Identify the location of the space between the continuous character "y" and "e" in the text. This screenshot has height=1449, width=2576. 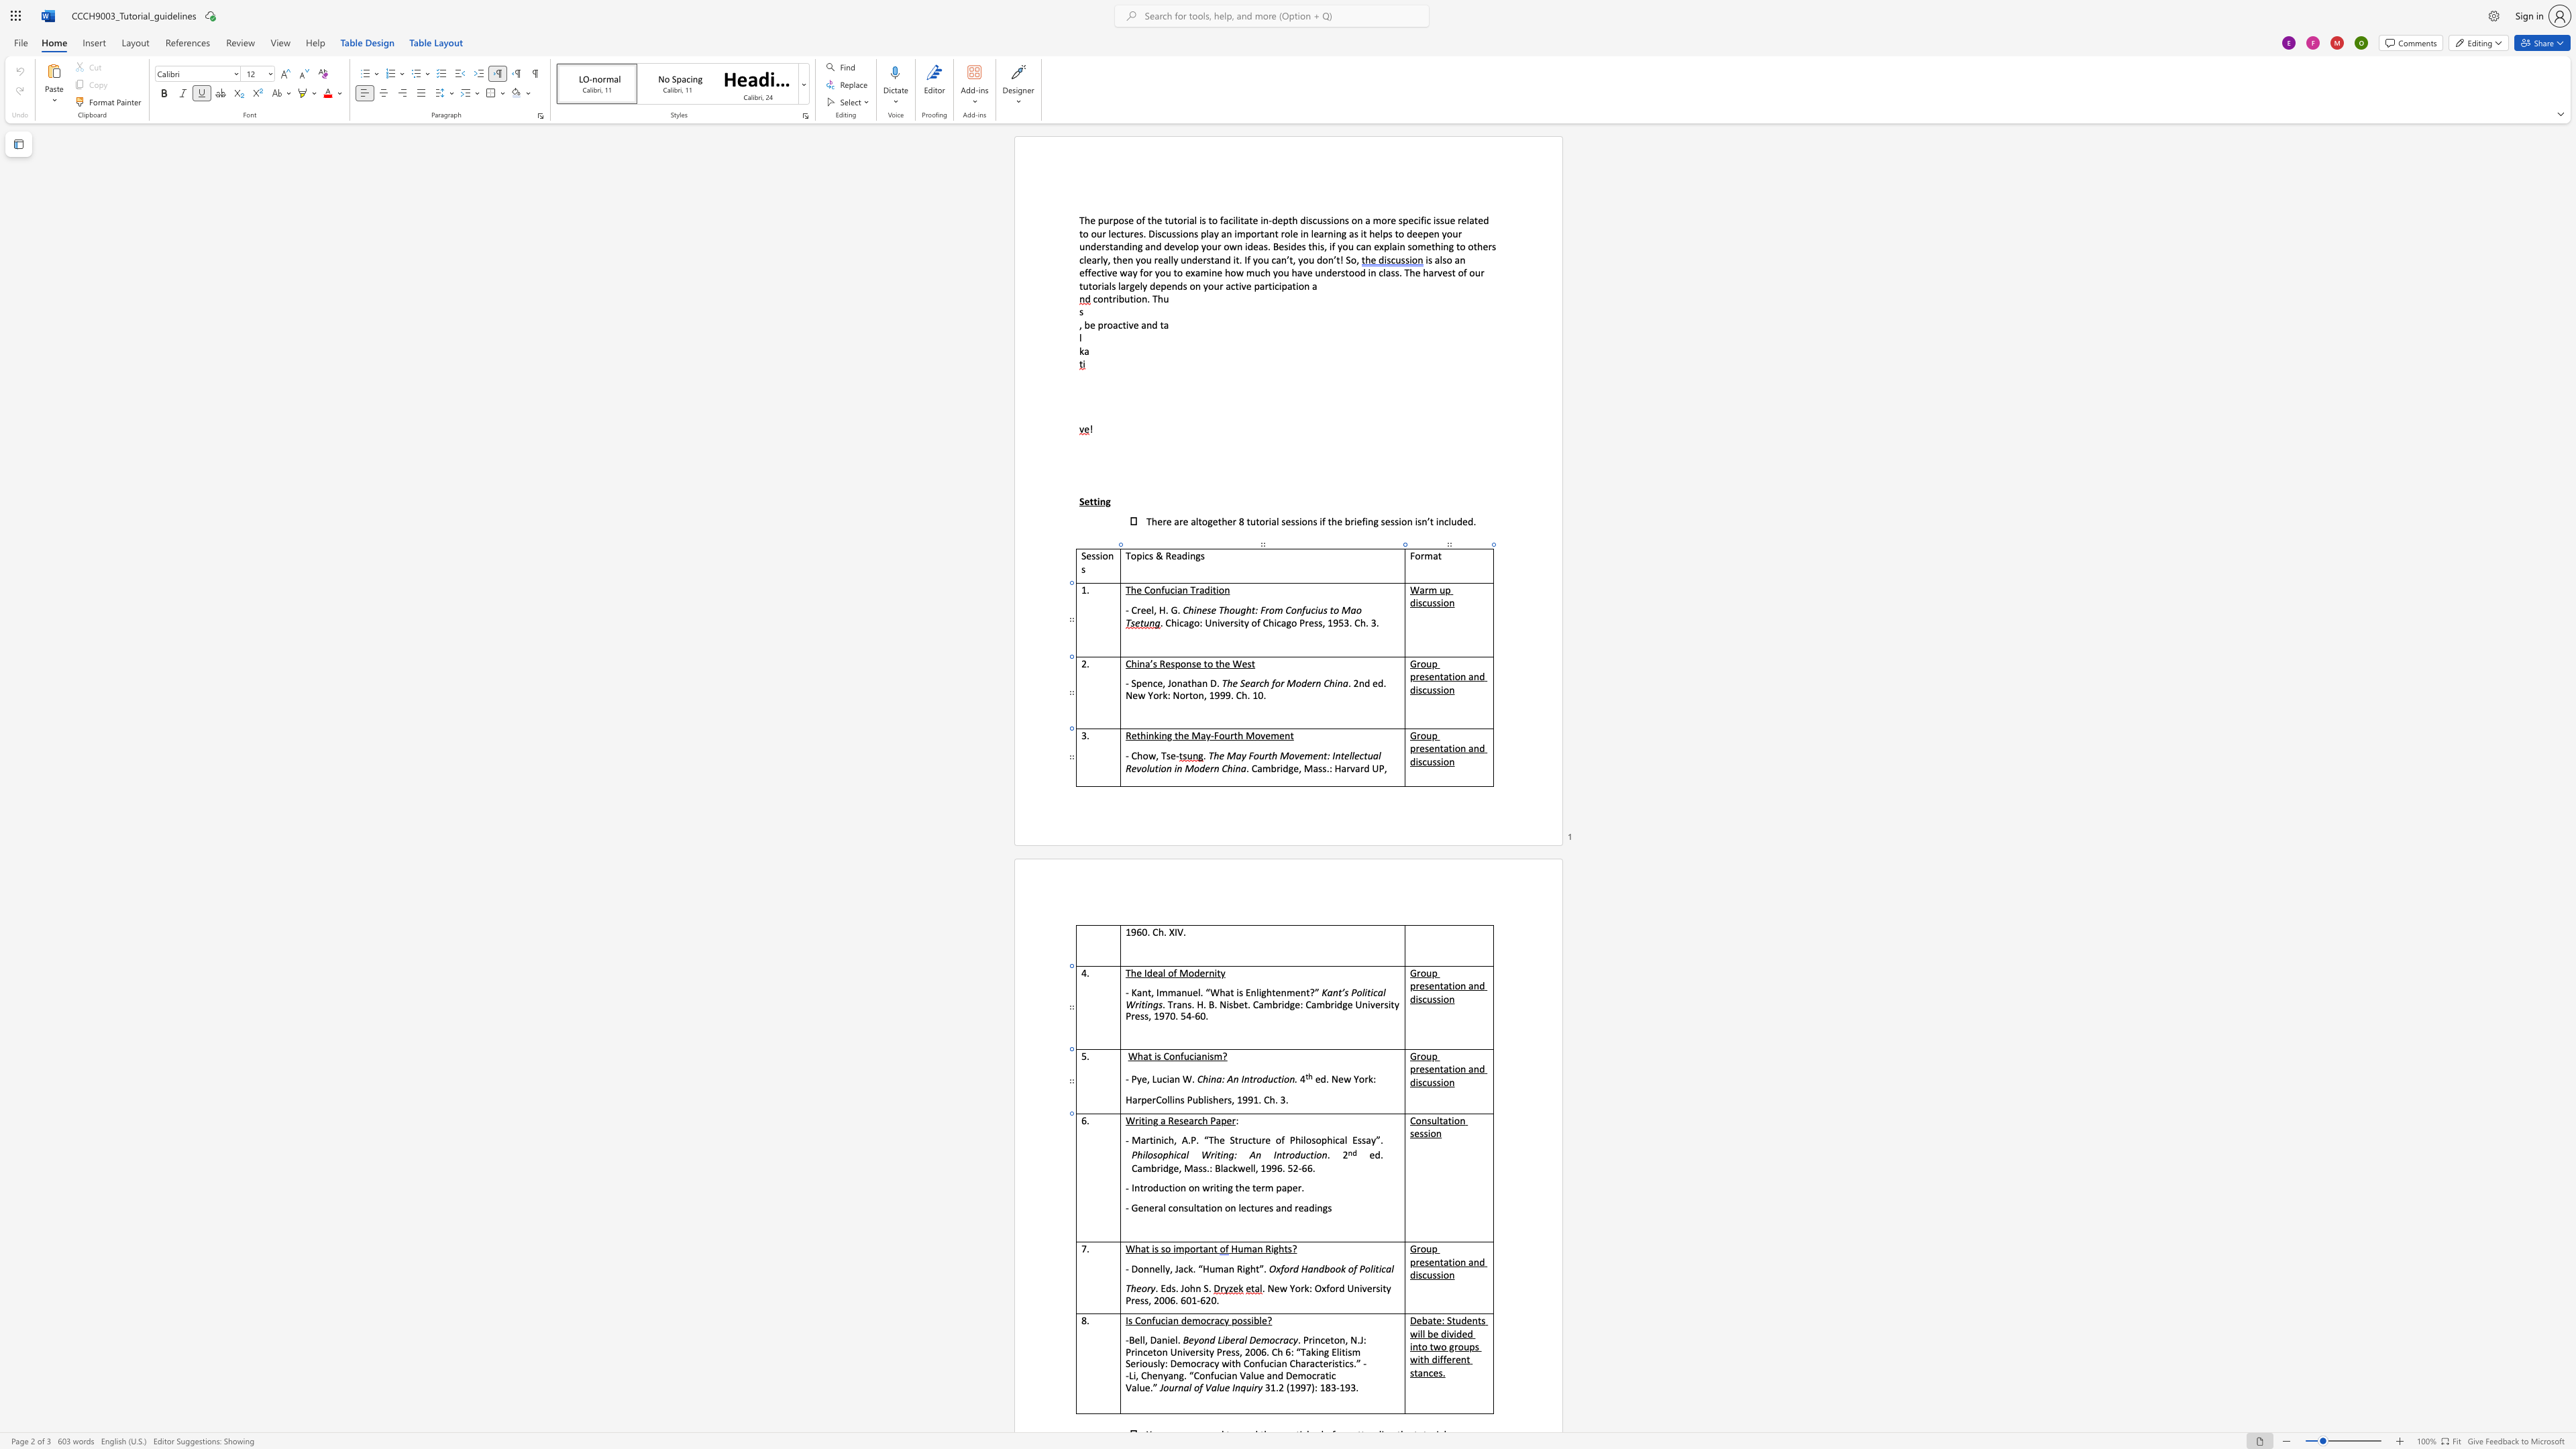
(1141, 1079).